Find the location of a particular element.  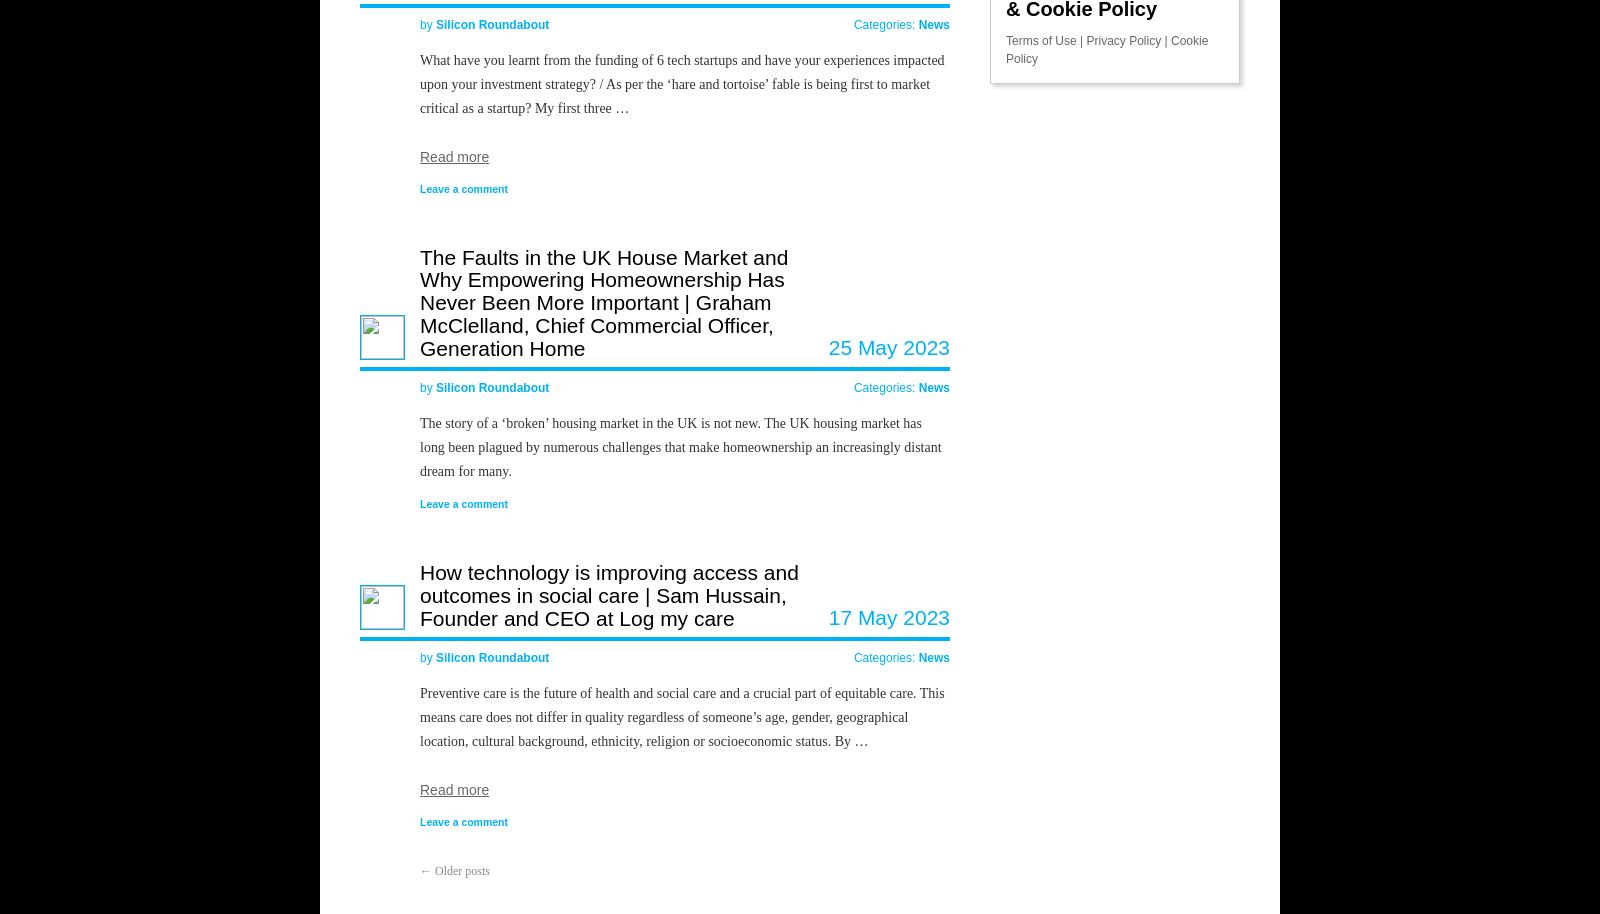

'The Faults in the UK House Market and Why Empowering Homeownership Has Never Been More Important | Graham McClelland, Chief Commercial Officer, Generation Home' is located at coordinates (604, 301).